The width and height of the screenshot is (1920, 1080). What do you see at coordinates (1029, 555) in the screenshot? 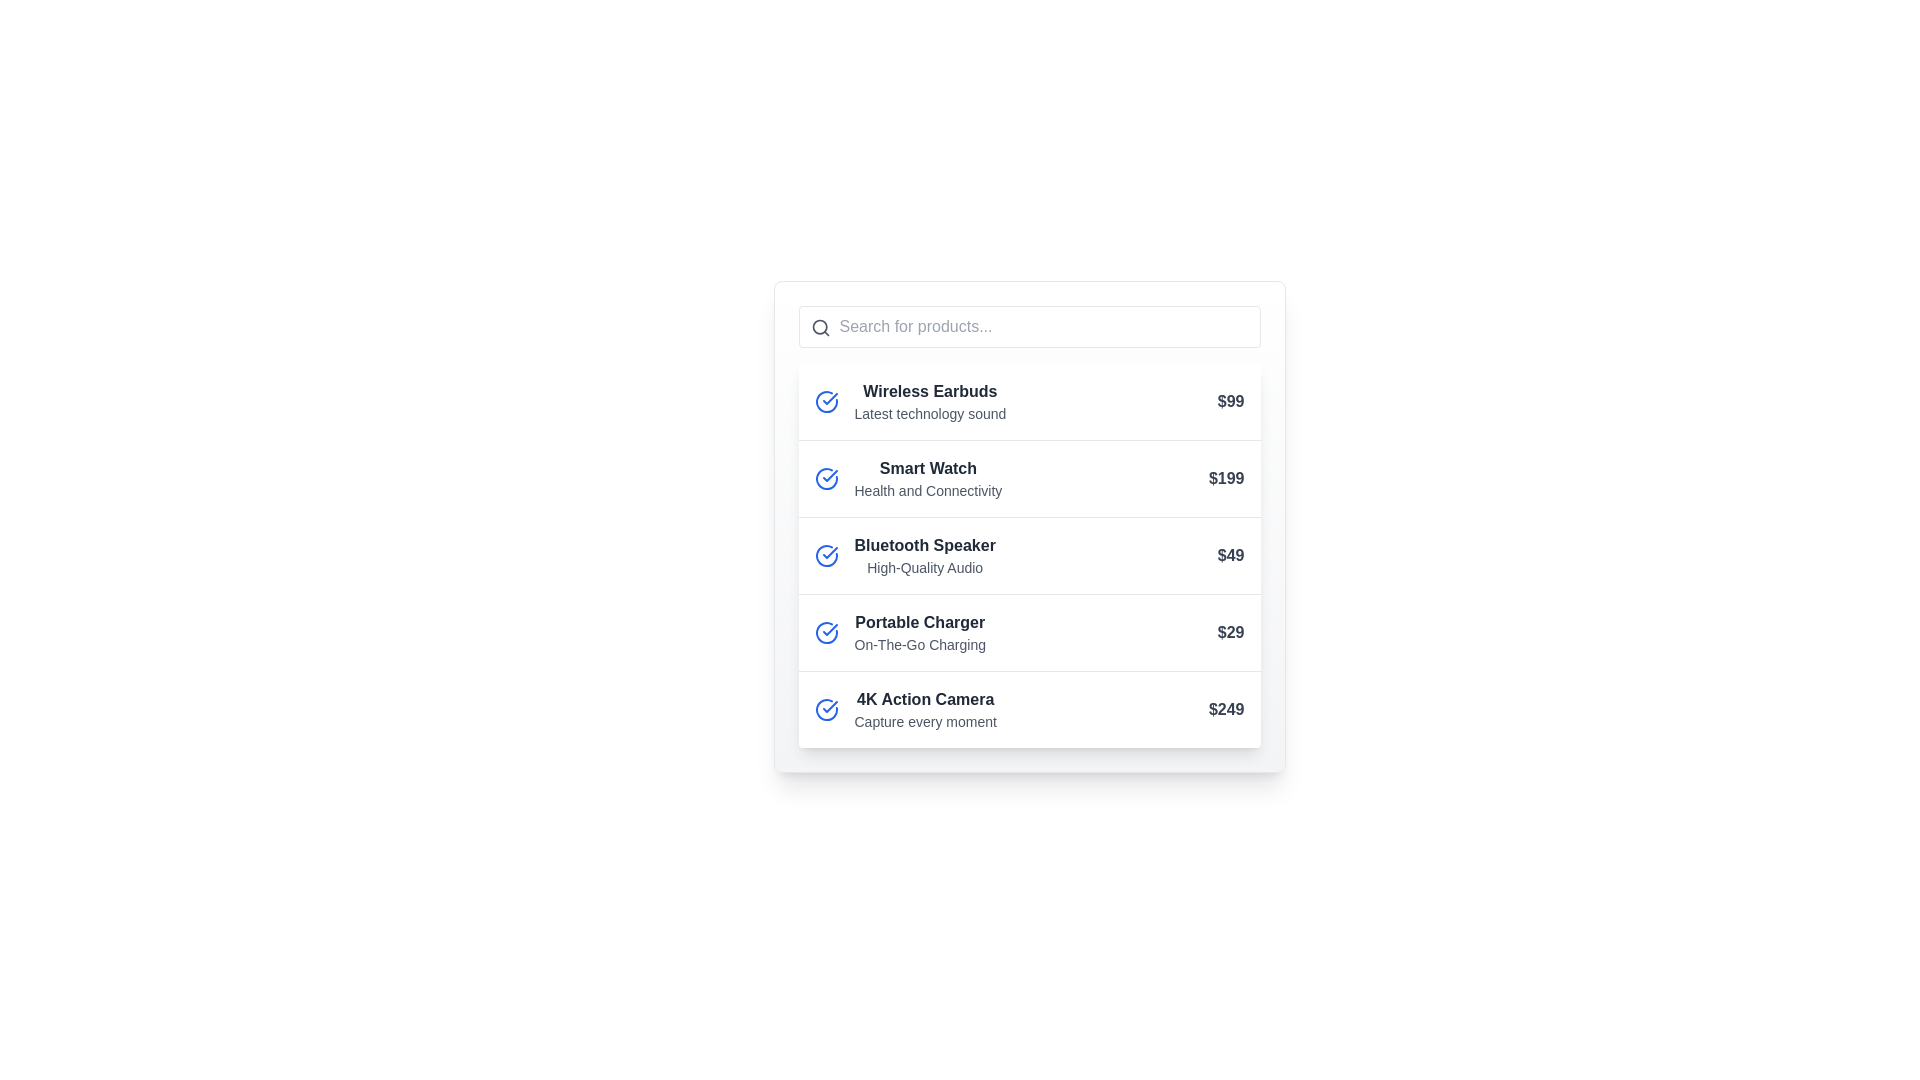
I see `the third product entry in the list, which is located between the 'Smart Watch' and 'Portable Charger' items, and is displayed within a white, rounded box with a shadow` at bounding box center [1029, 555].